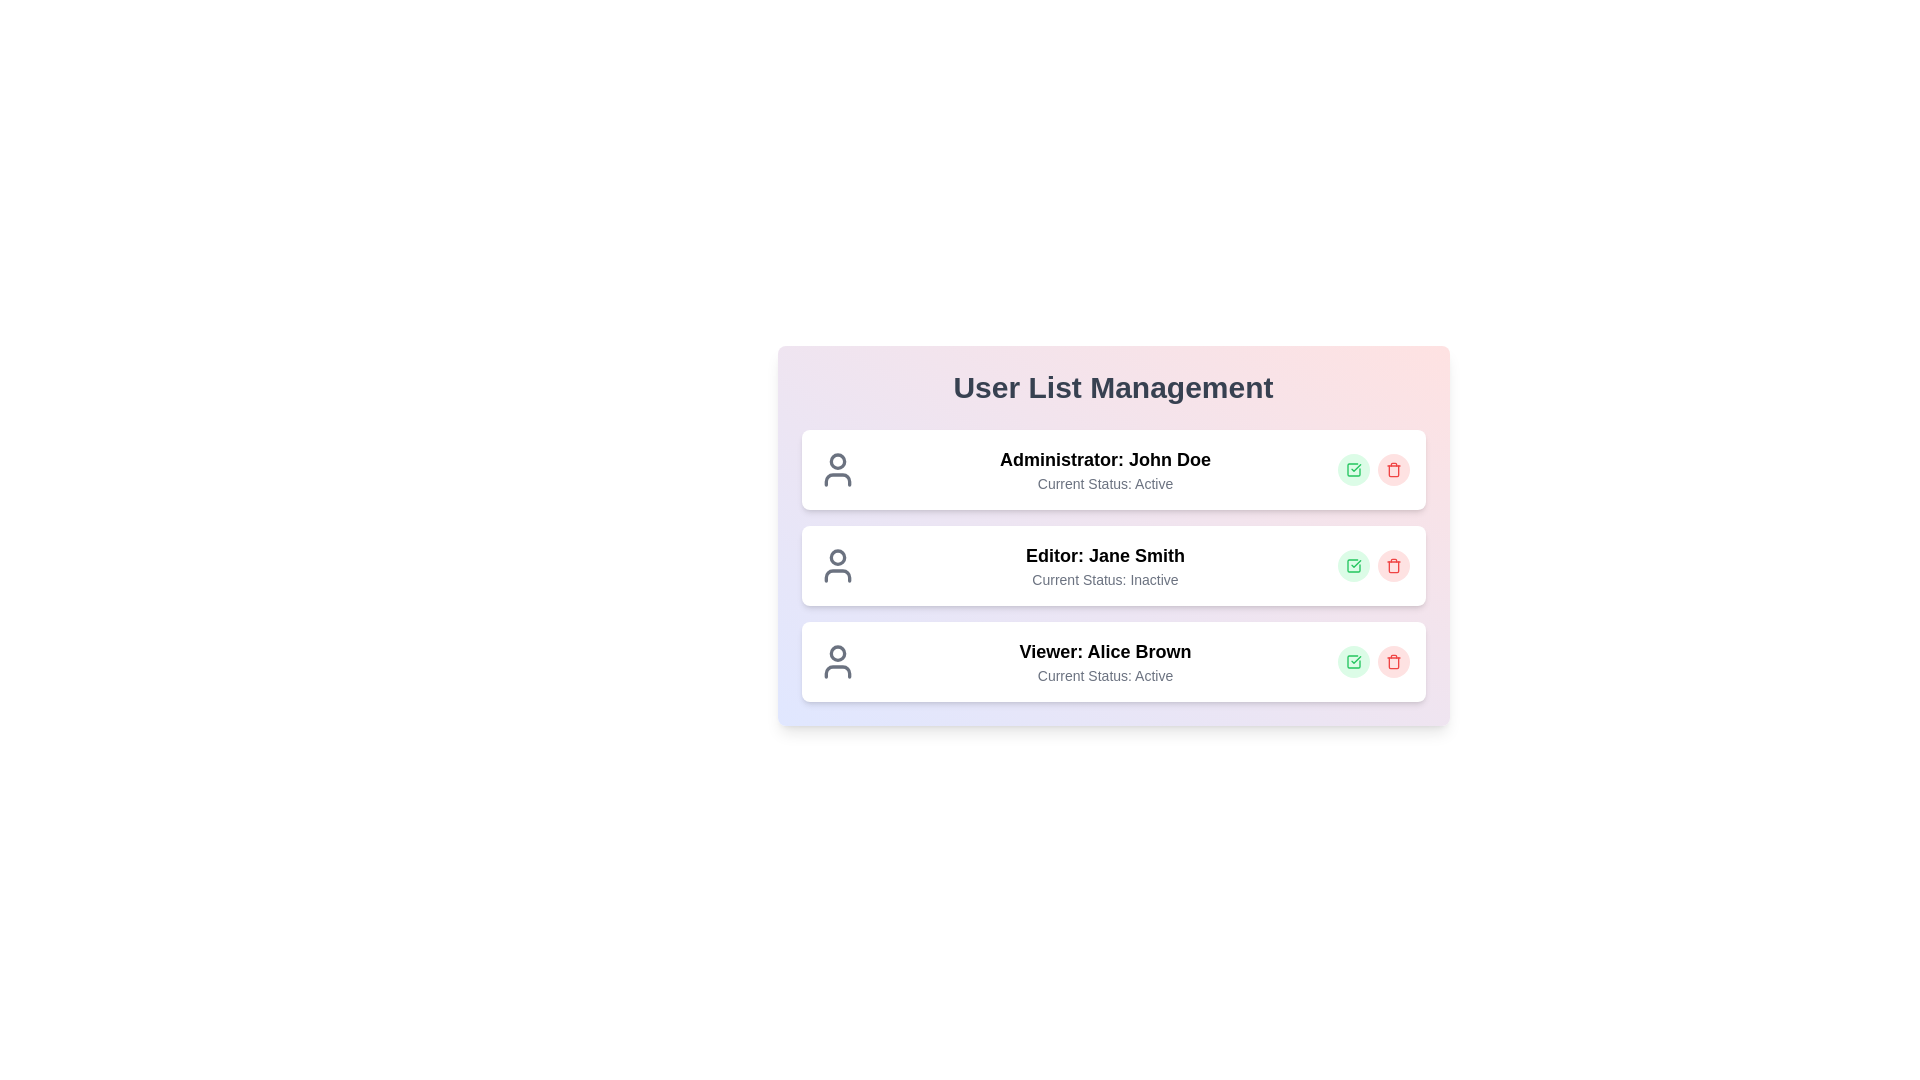 The width and height of the screenshot is (1920, 1080). What do you see at coordinates (1392, 662) in the screenshot?
I see `the red trash can icon button` at bounding box center [1392, 662].